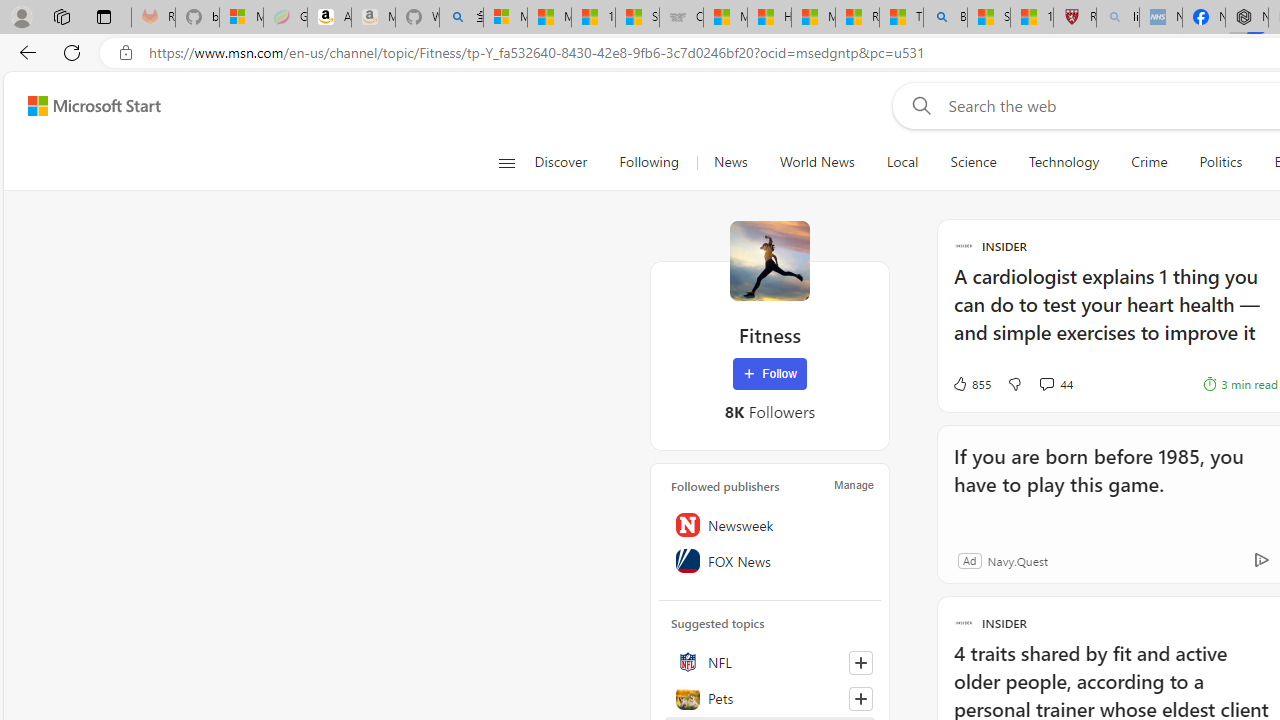 This screenshot has width=1280, height=720. What do you see at coordinates (1260, 560) in the screenshot?
I see `'Ad Choice'` at bounding box center [1260, 560].